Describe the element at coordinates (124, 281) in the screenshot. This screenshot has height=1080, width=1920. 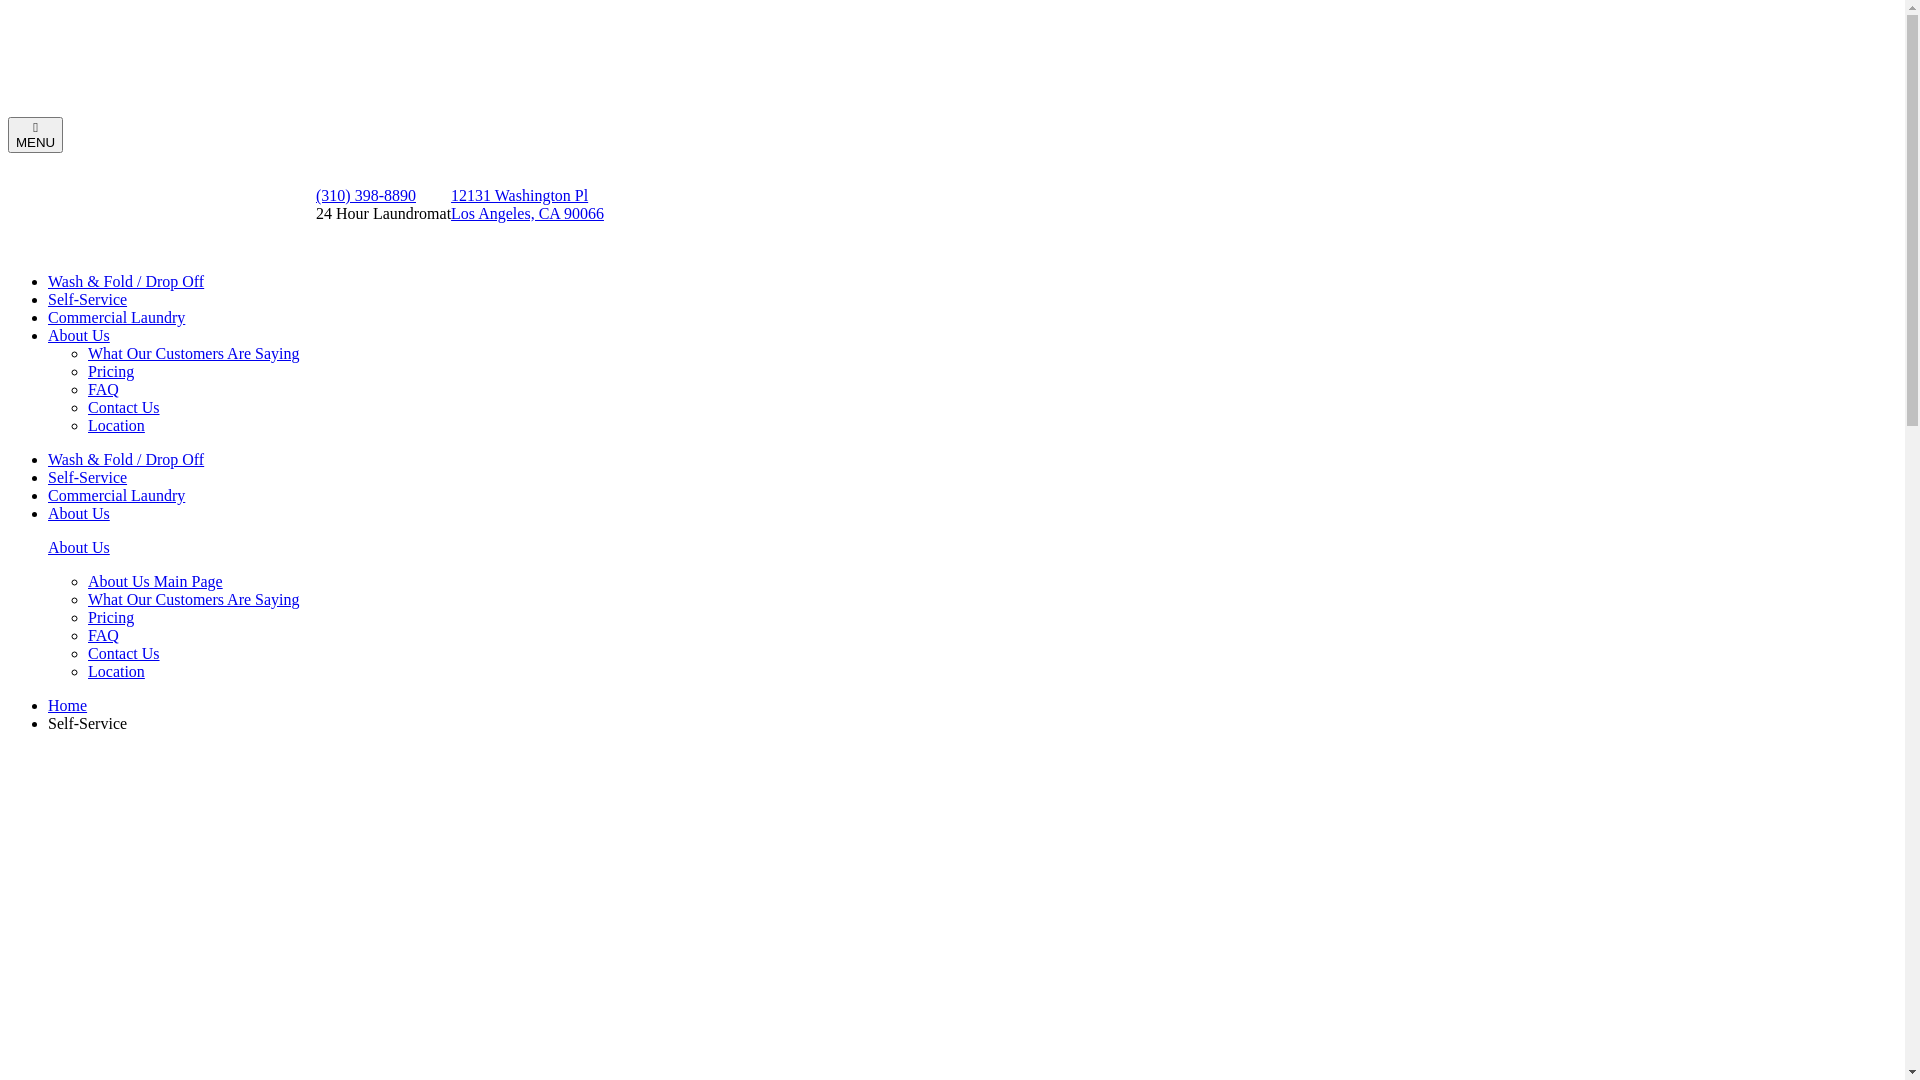
I see `'Wash & Fold / Drop Off'` at that location.